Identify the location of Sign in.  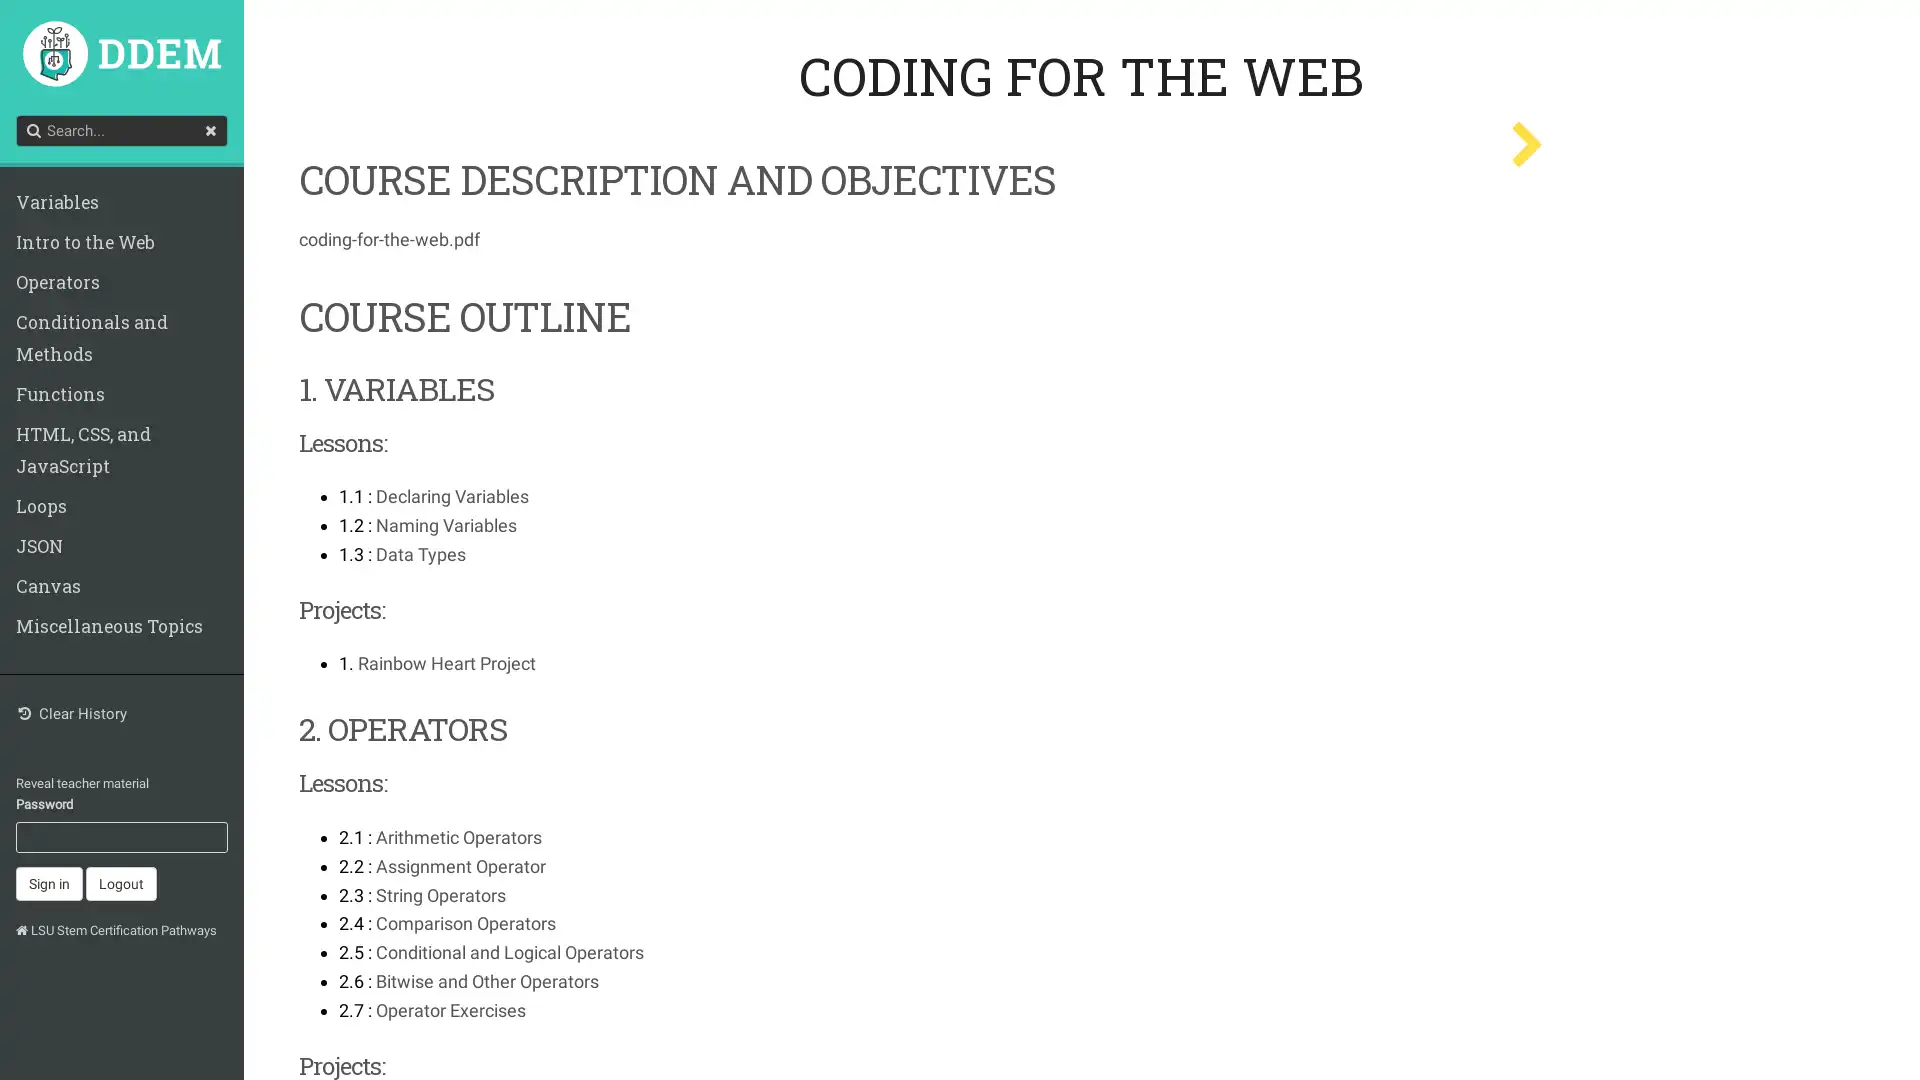
(49, 839).